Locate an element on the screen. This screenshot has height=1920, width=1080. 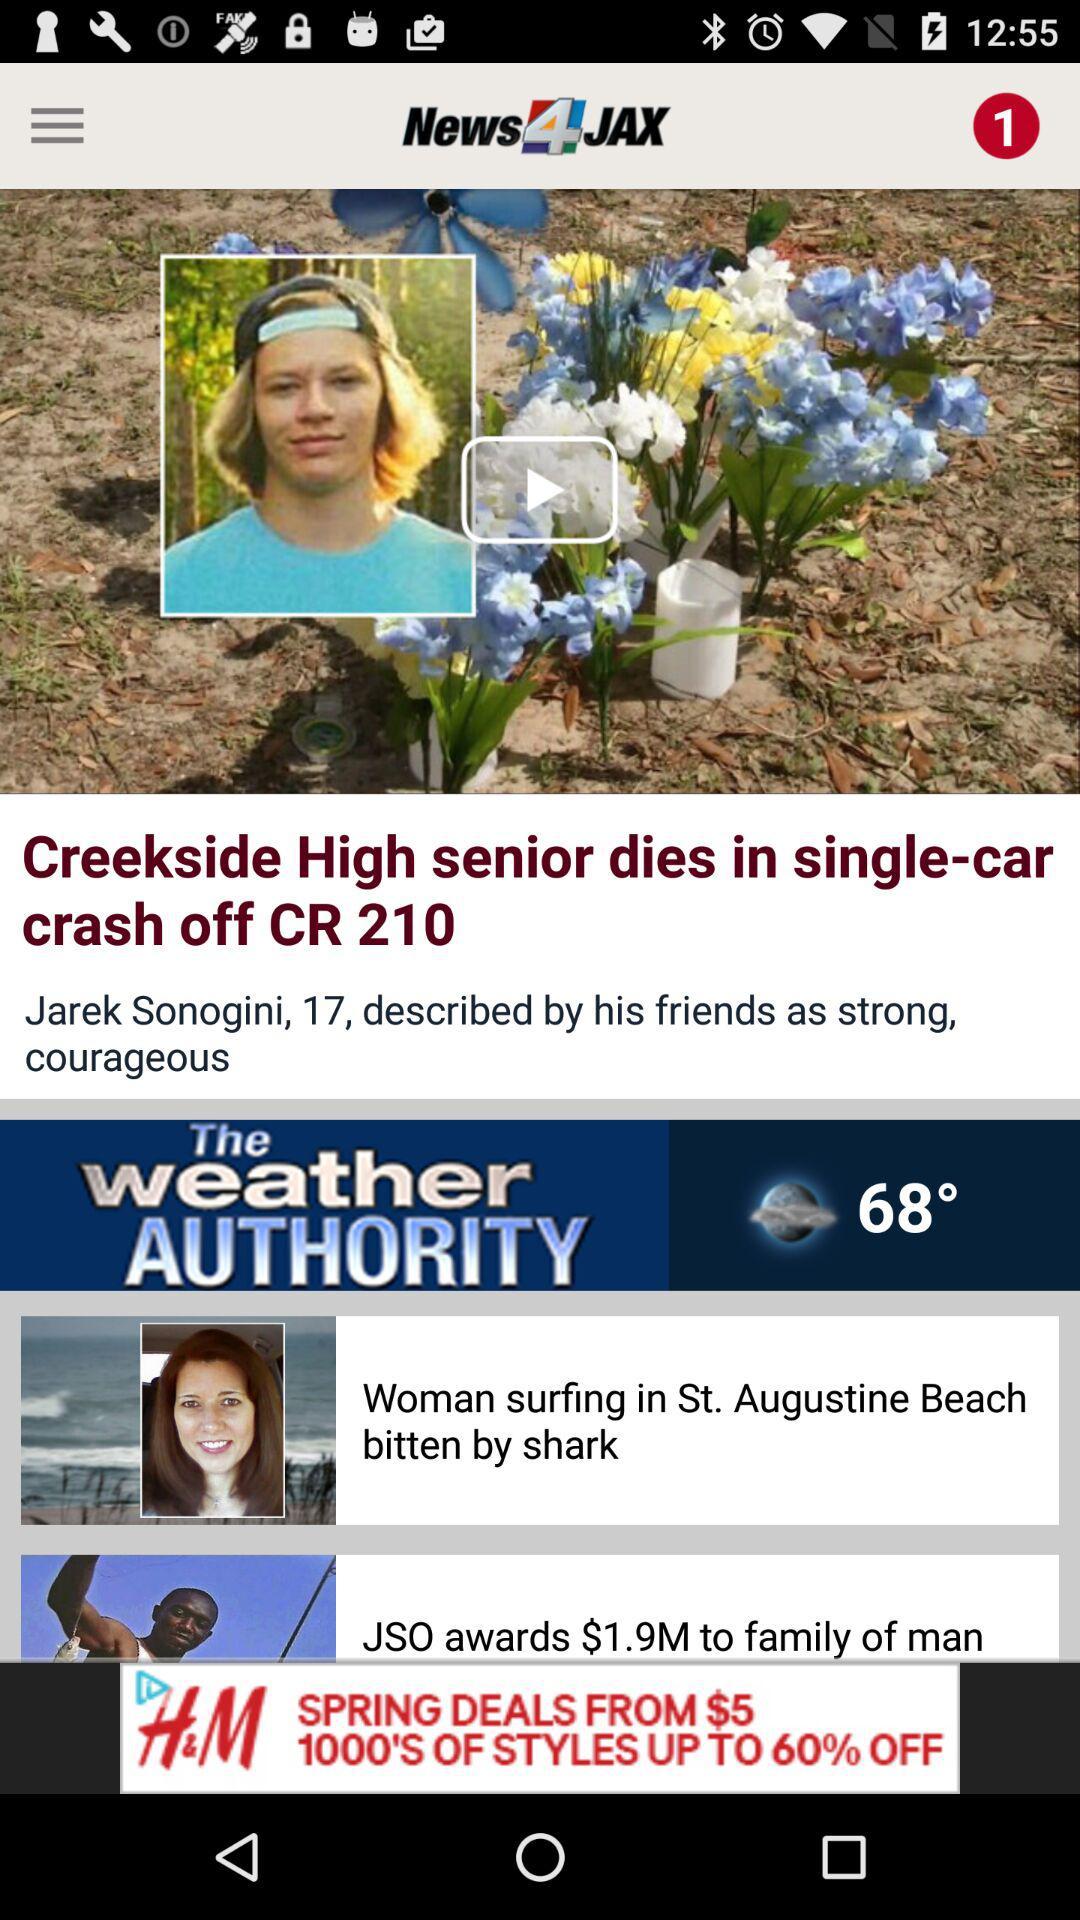
open notification is located at coordinates (1006, 124).